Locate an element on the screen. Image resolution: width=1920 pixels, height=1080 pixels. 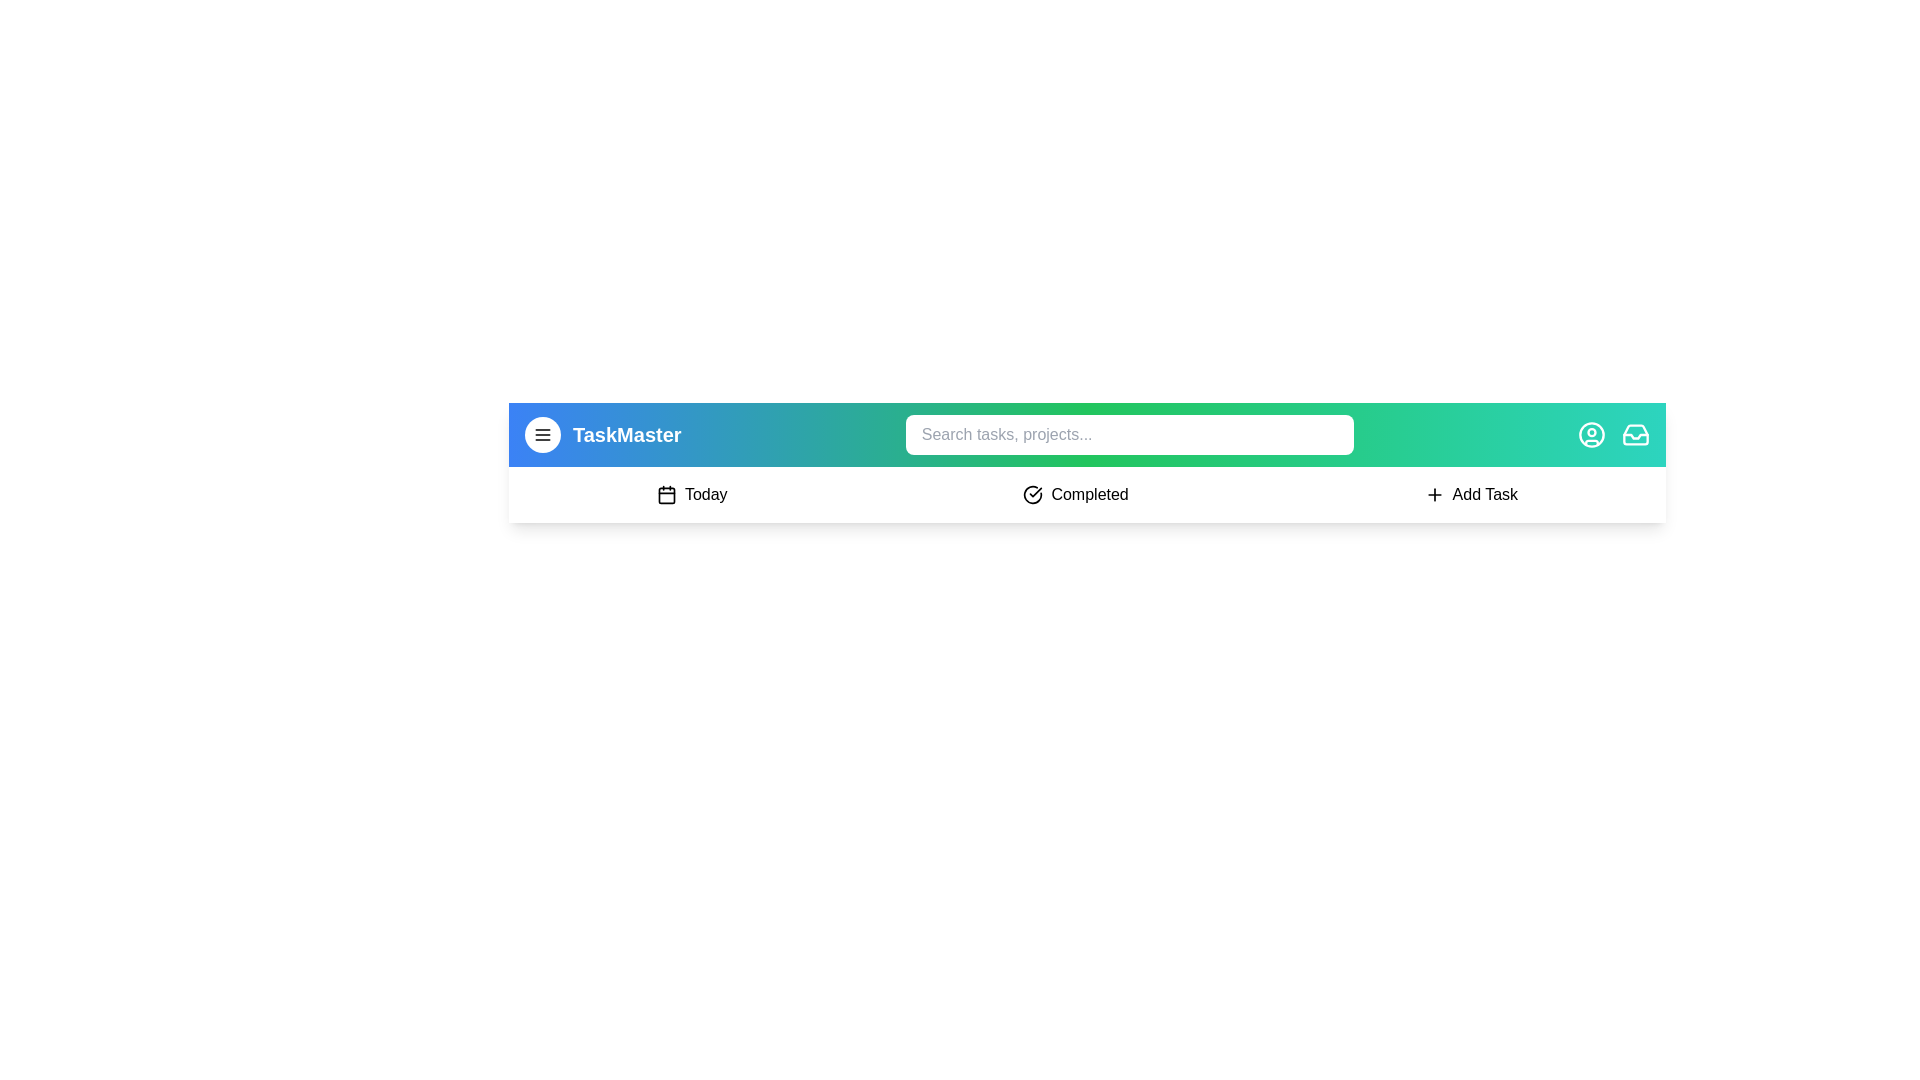
the 'Add Task' button to initiate the task creation process is located at coordinates (1470, 494).